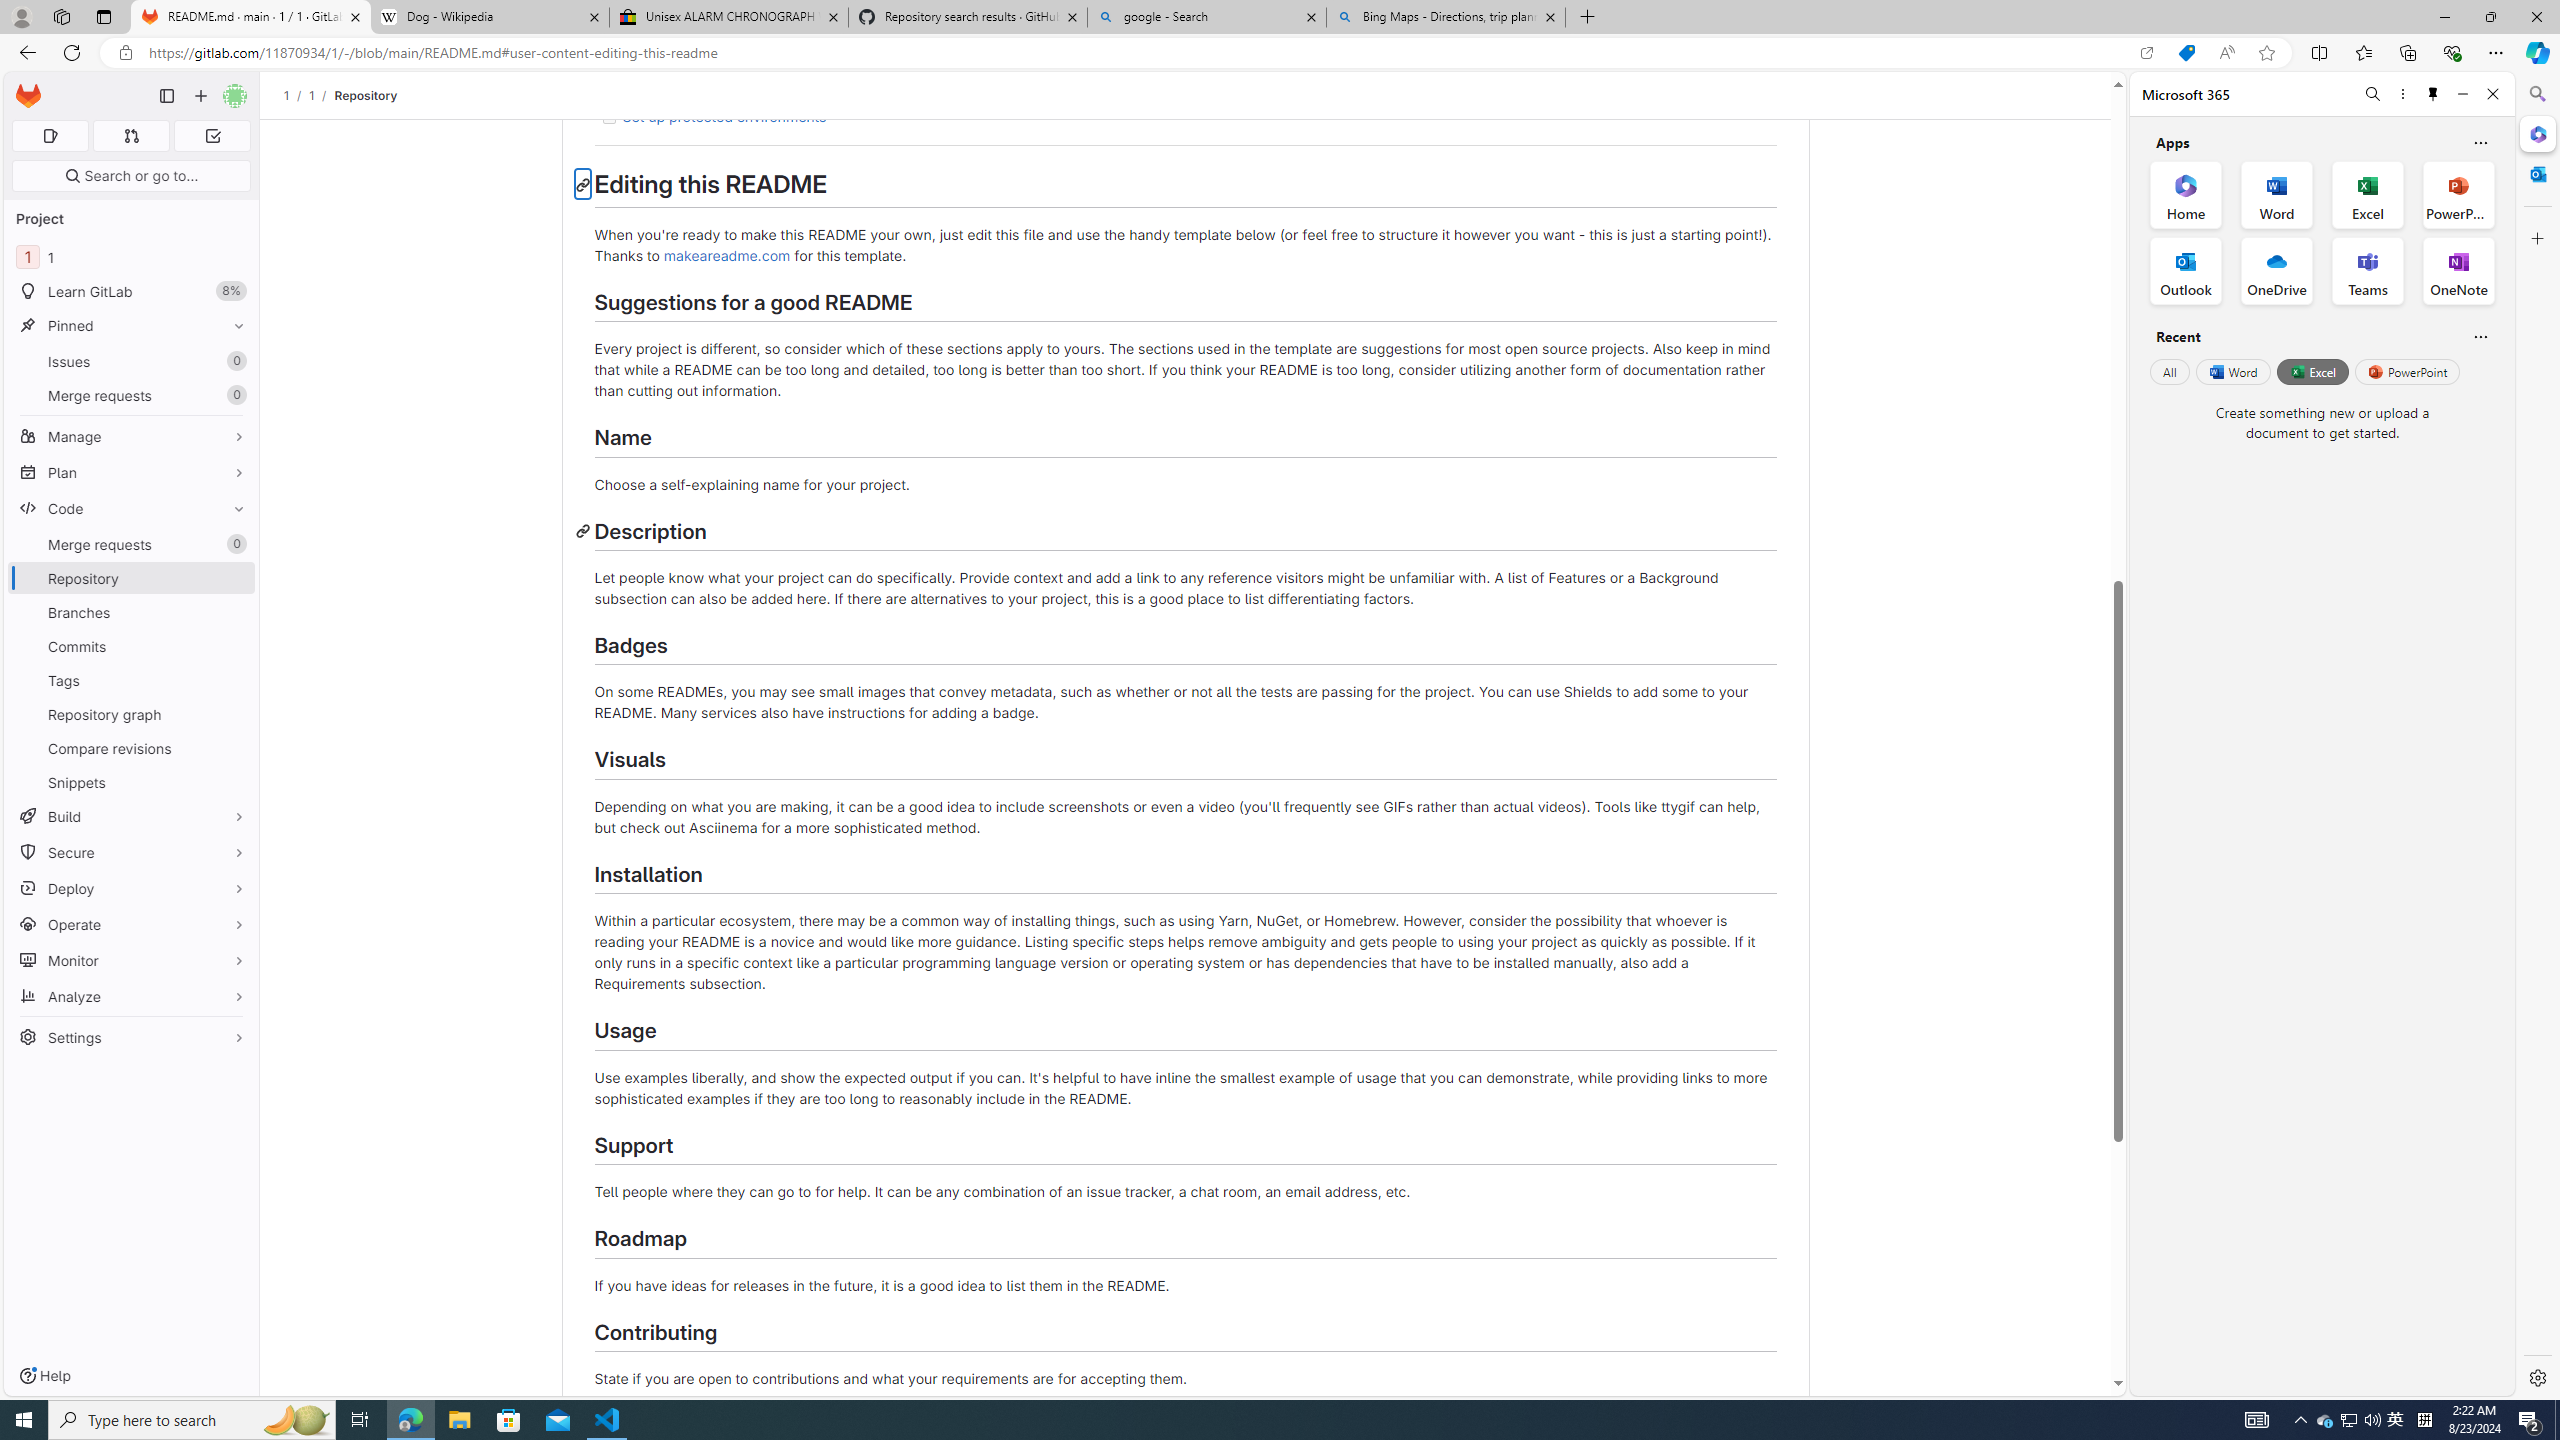  I want to click on 'OneDrive Office App', so click(2276, 271).